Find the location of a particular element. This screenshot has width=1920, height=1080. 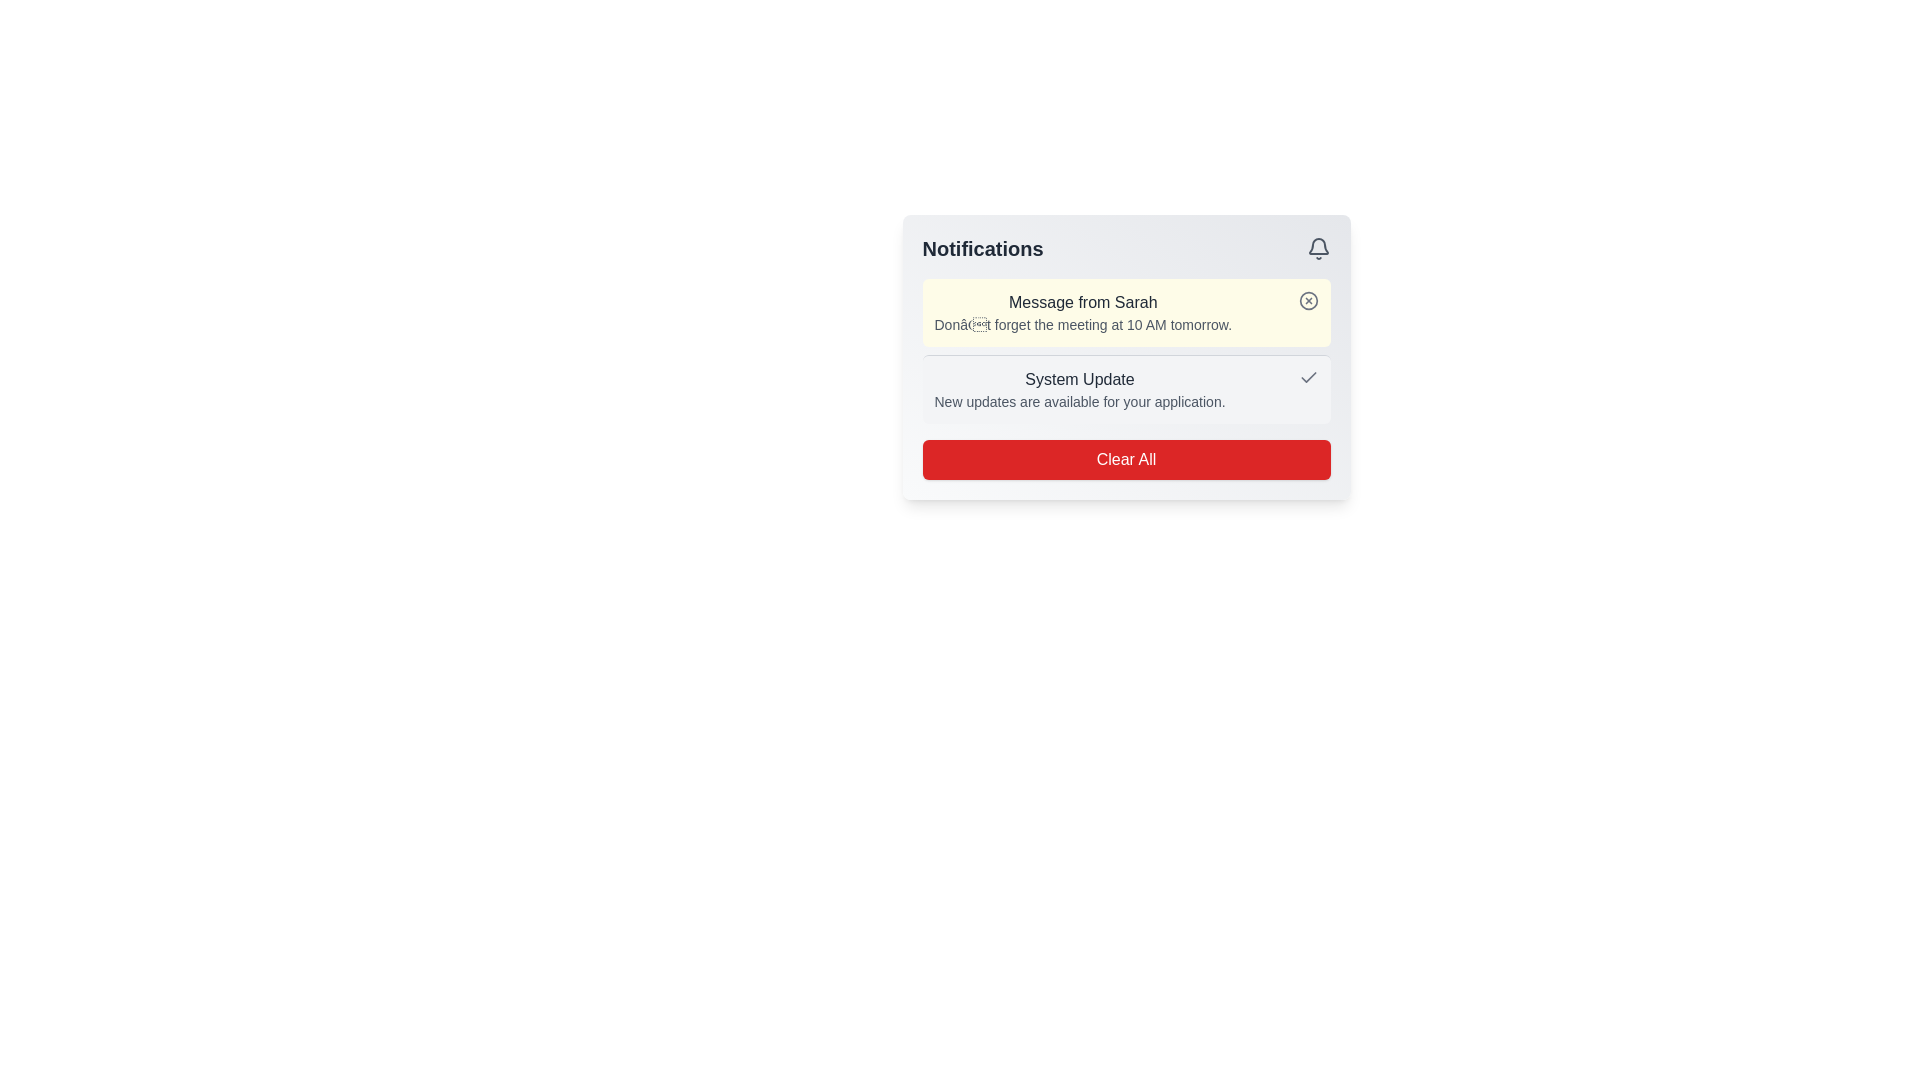

title text of the notification about the system update, which is centrally positioned at the top of the notification section is located at coordinates (1079, 380).